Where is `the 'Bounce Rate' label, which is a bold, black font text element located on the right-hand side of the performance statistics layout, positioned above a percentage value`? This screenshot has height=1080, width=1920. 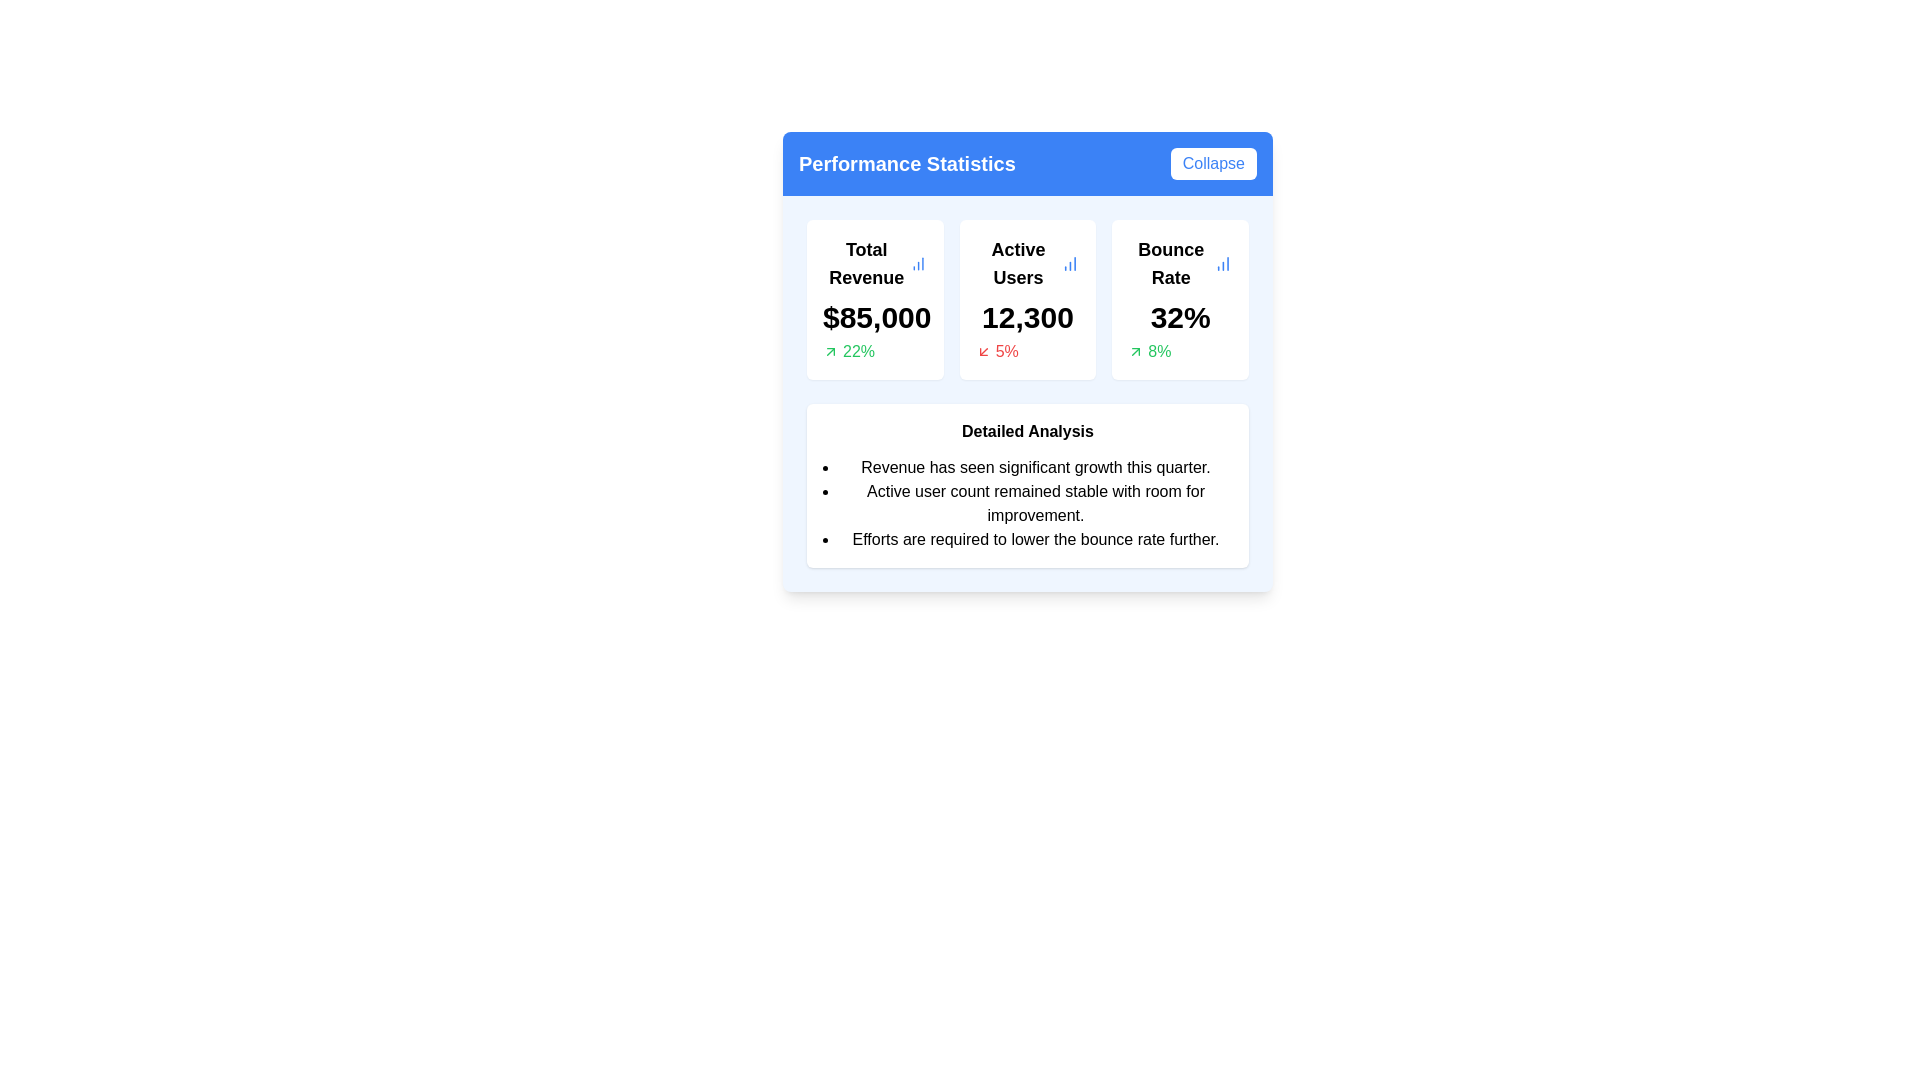 the 'Bounce Rate' label, which is a bold, black font text element located on the right-hand side of the performance statistics layout, positioned above a percentage value is located at coordinates (1171, 262).